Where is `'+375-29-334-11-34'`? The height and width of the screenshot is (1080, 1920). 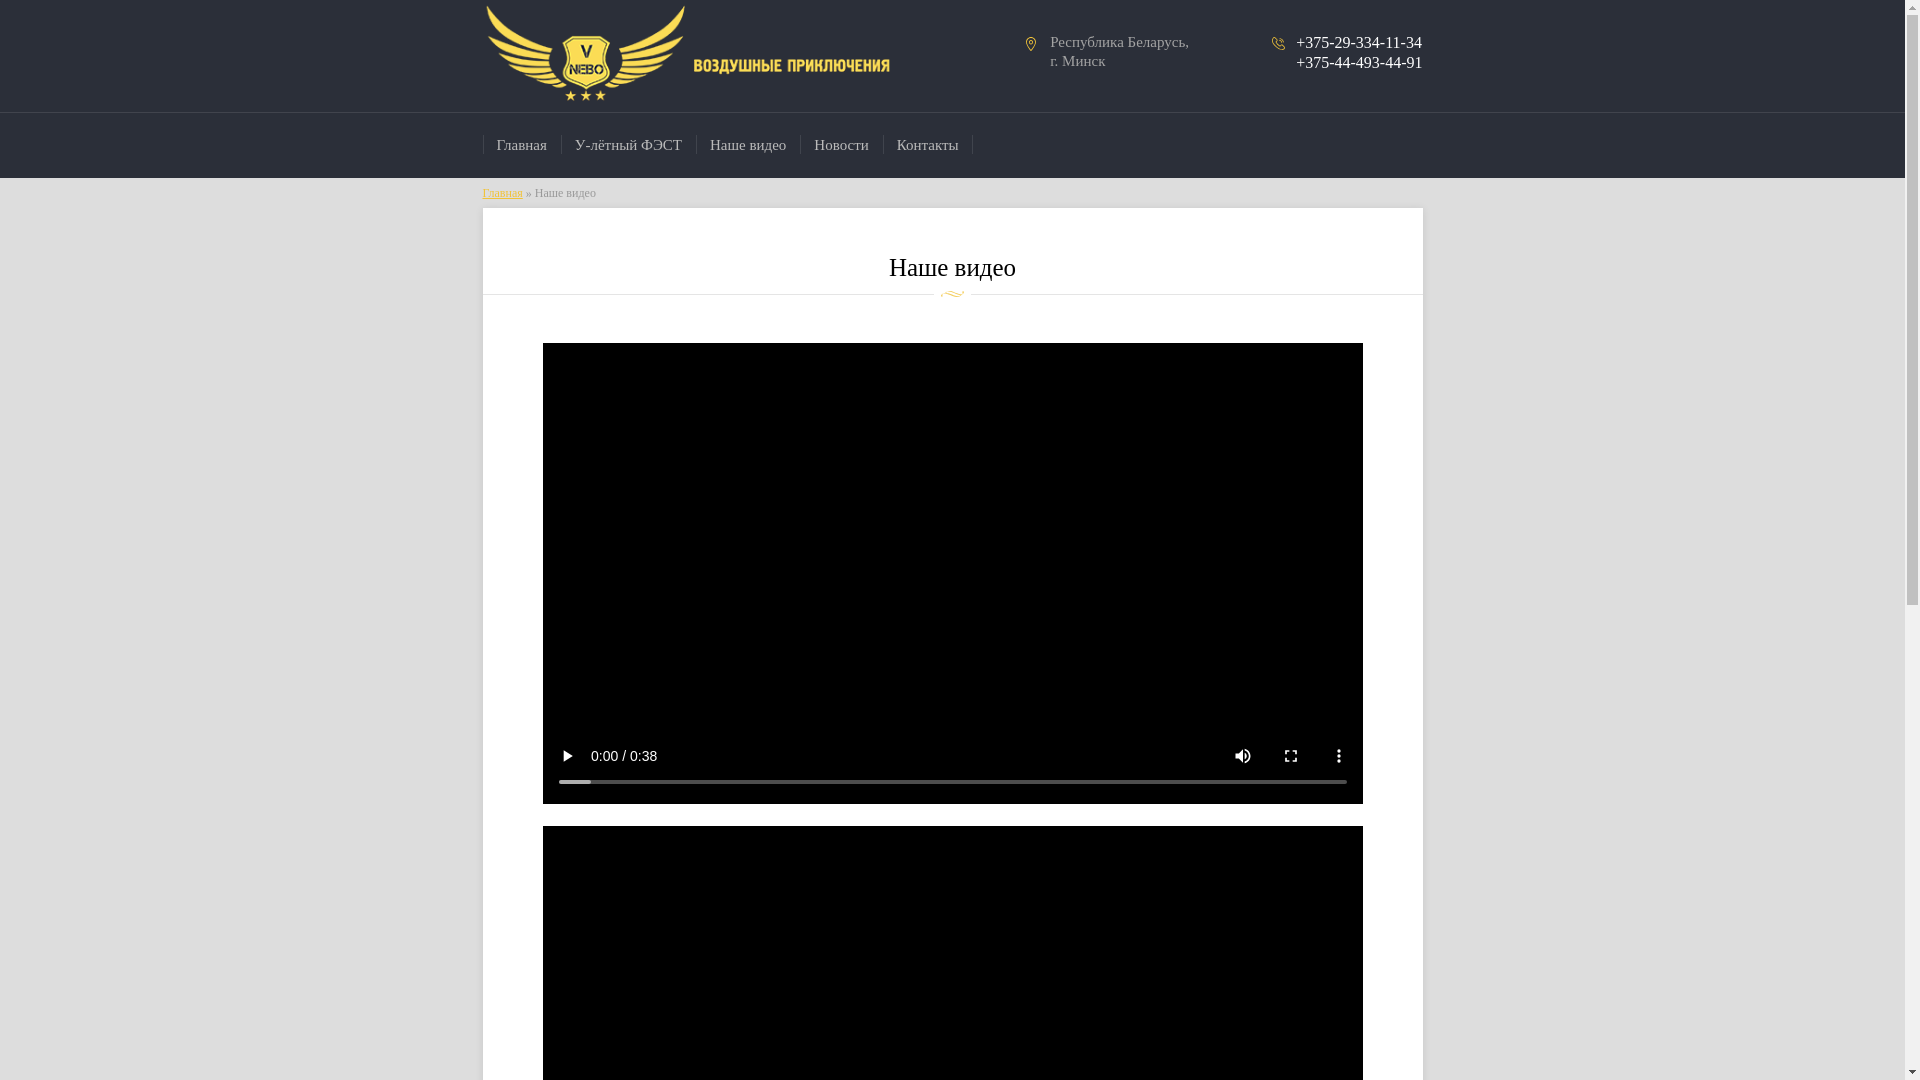 '+375-29-334-11-34' is located at coordinates (1358, 42).